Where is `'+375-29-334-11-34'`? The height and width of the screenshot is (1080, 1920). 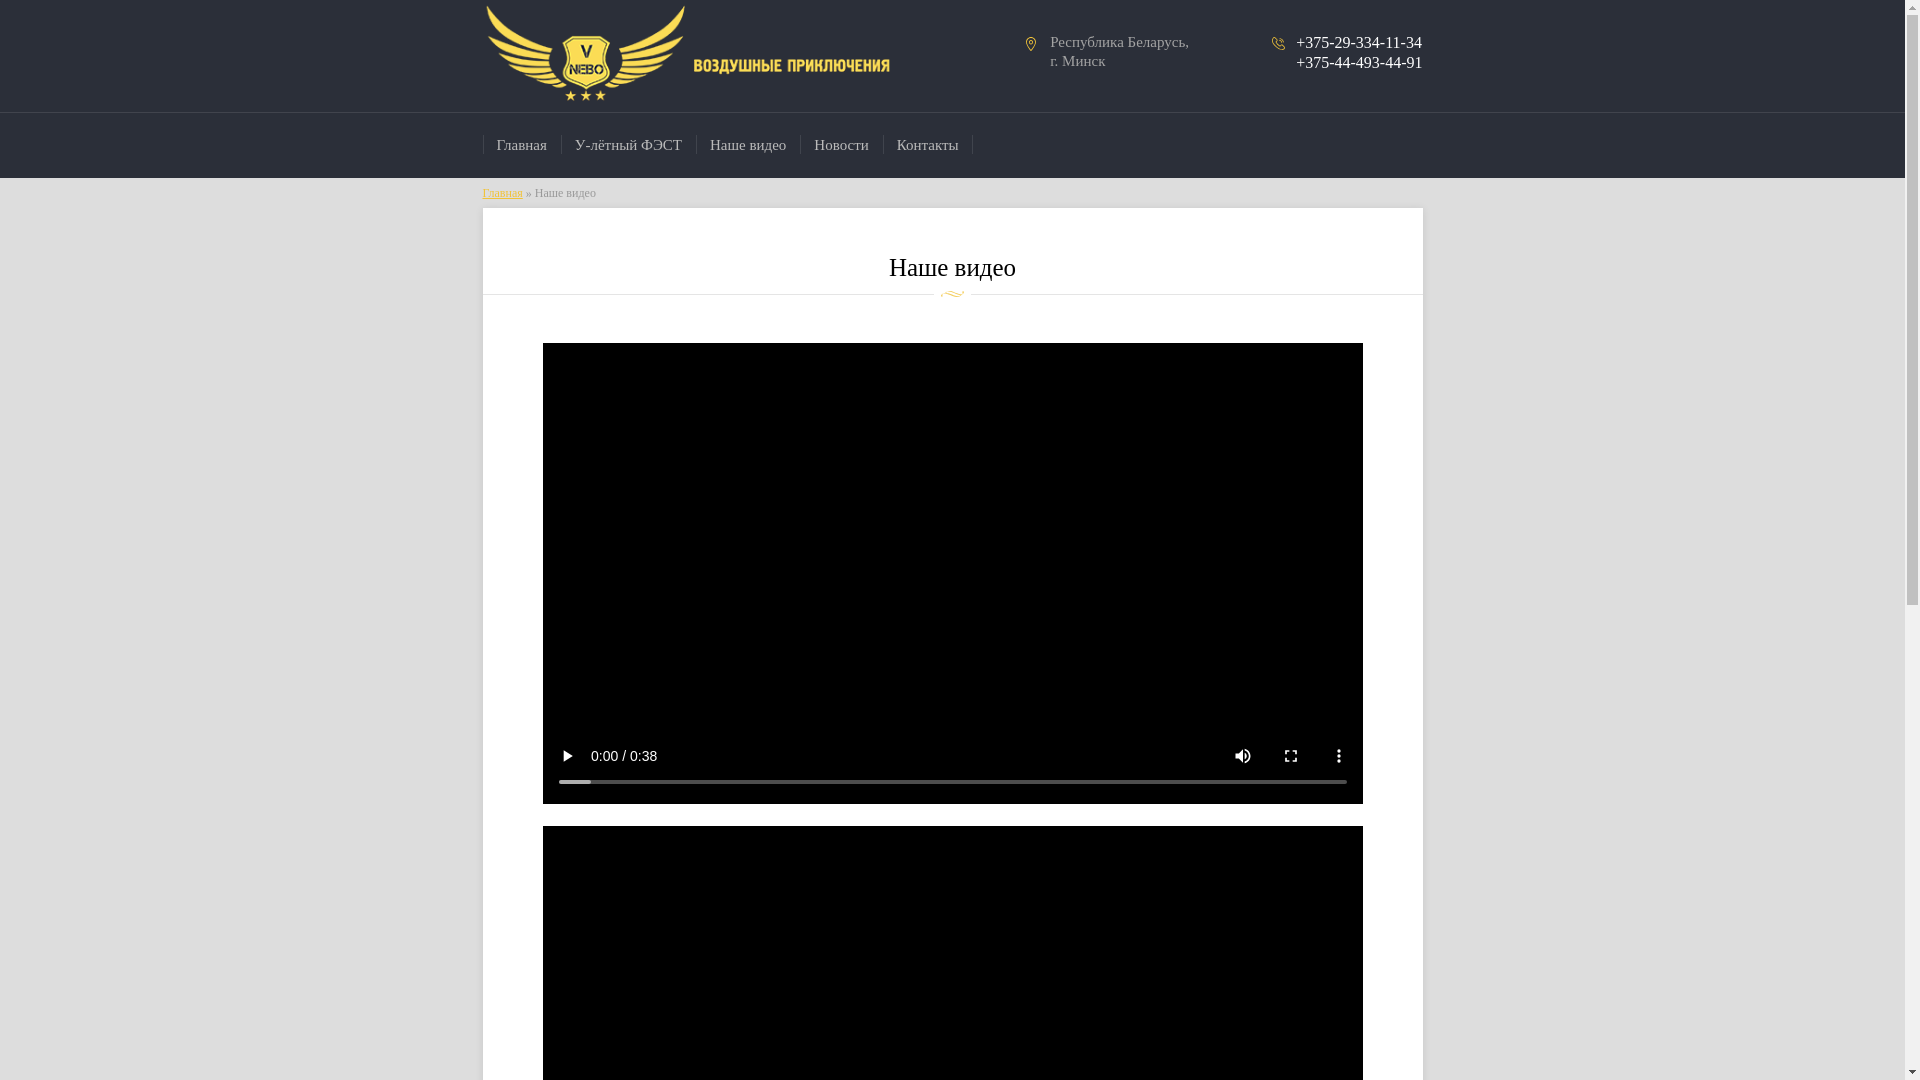 '+375-29-334-11-34' is located at coordinates (1358, 42).